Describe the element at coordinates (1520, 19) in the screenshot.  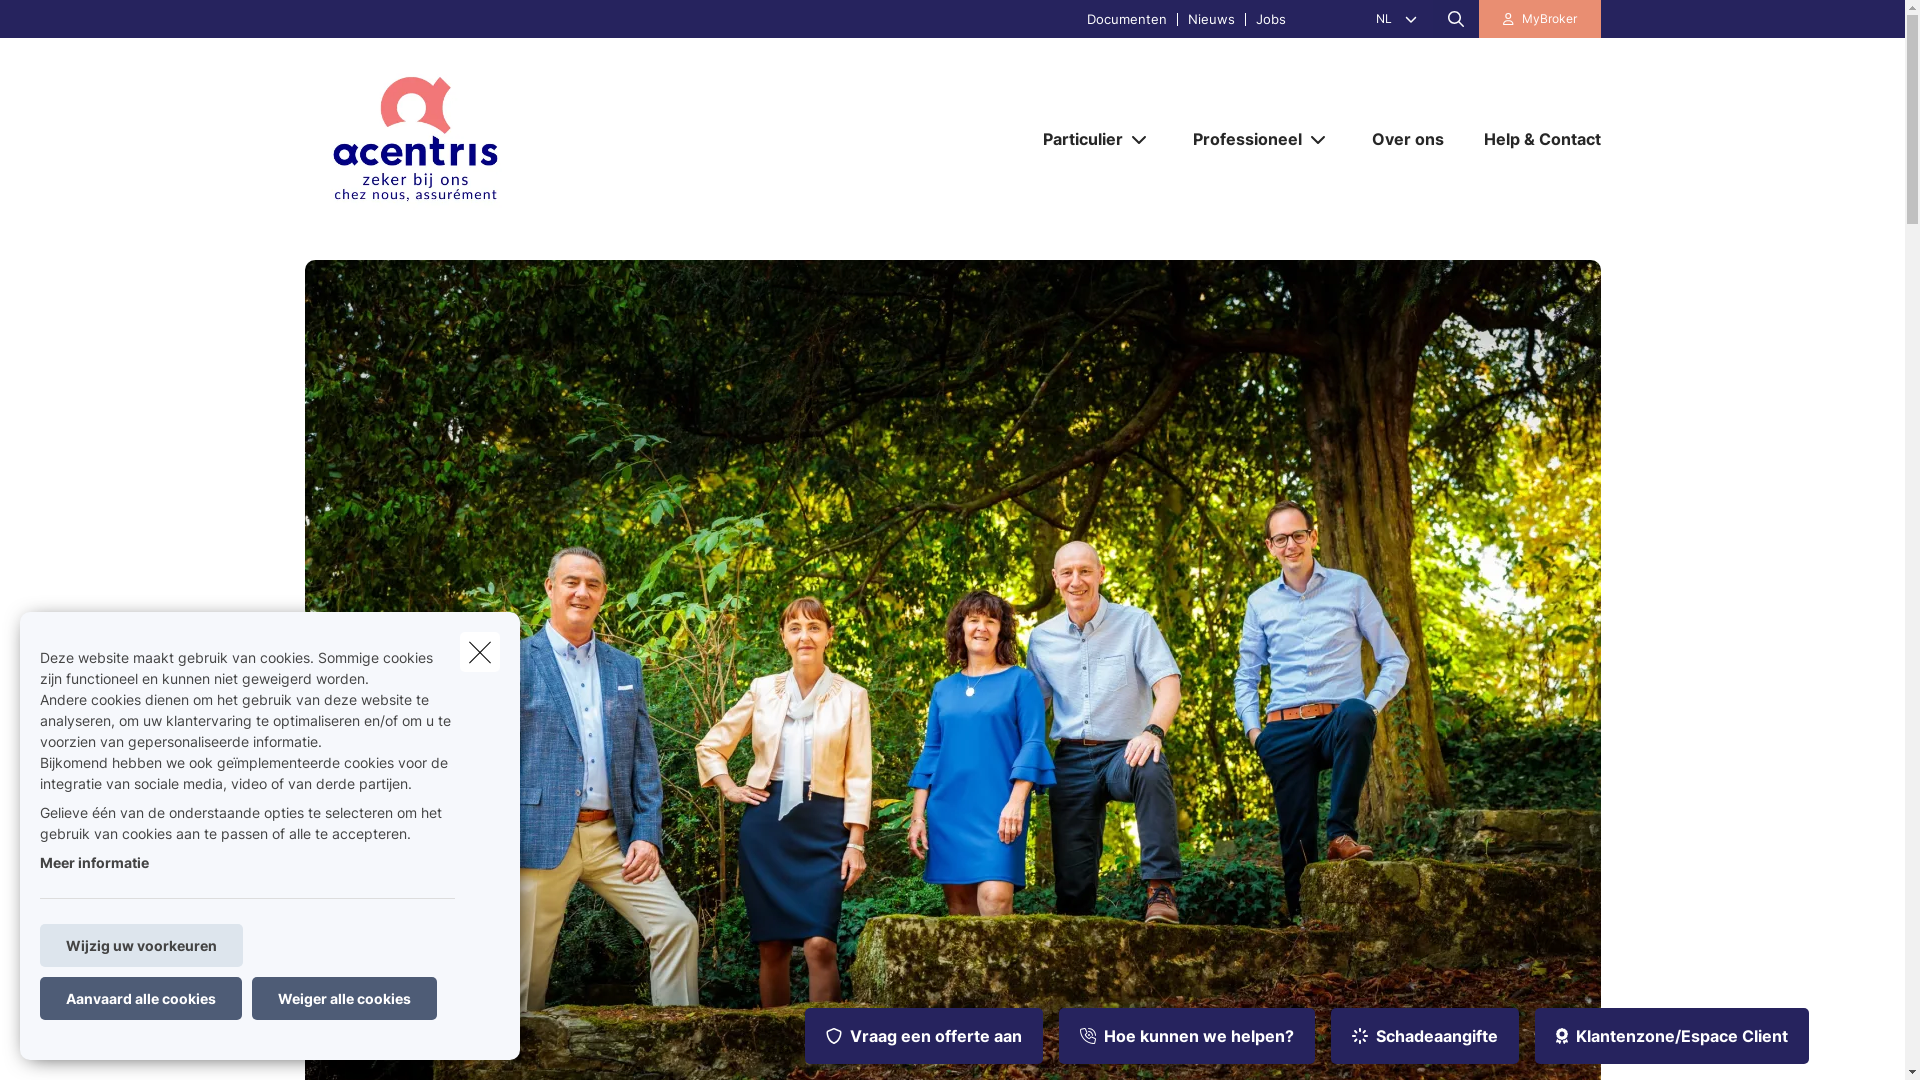
I see `'MyBroker'` at that location.